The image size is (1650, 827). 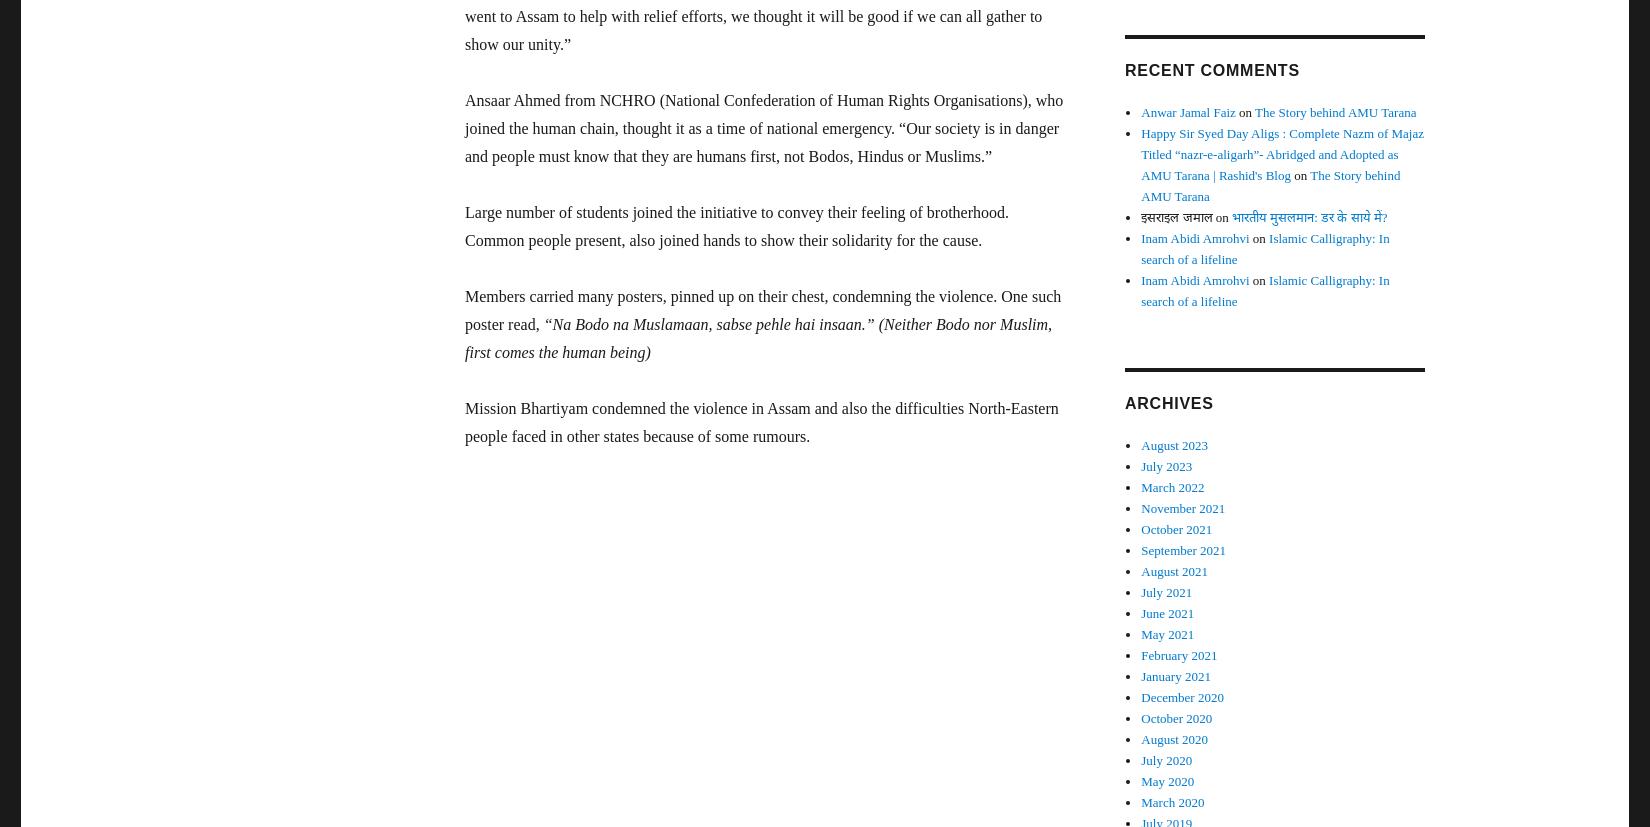 What do you see at coordinates (1140, 738) in the screenshot?
I see `'August 2020'` at bounding box center [1140, 738].